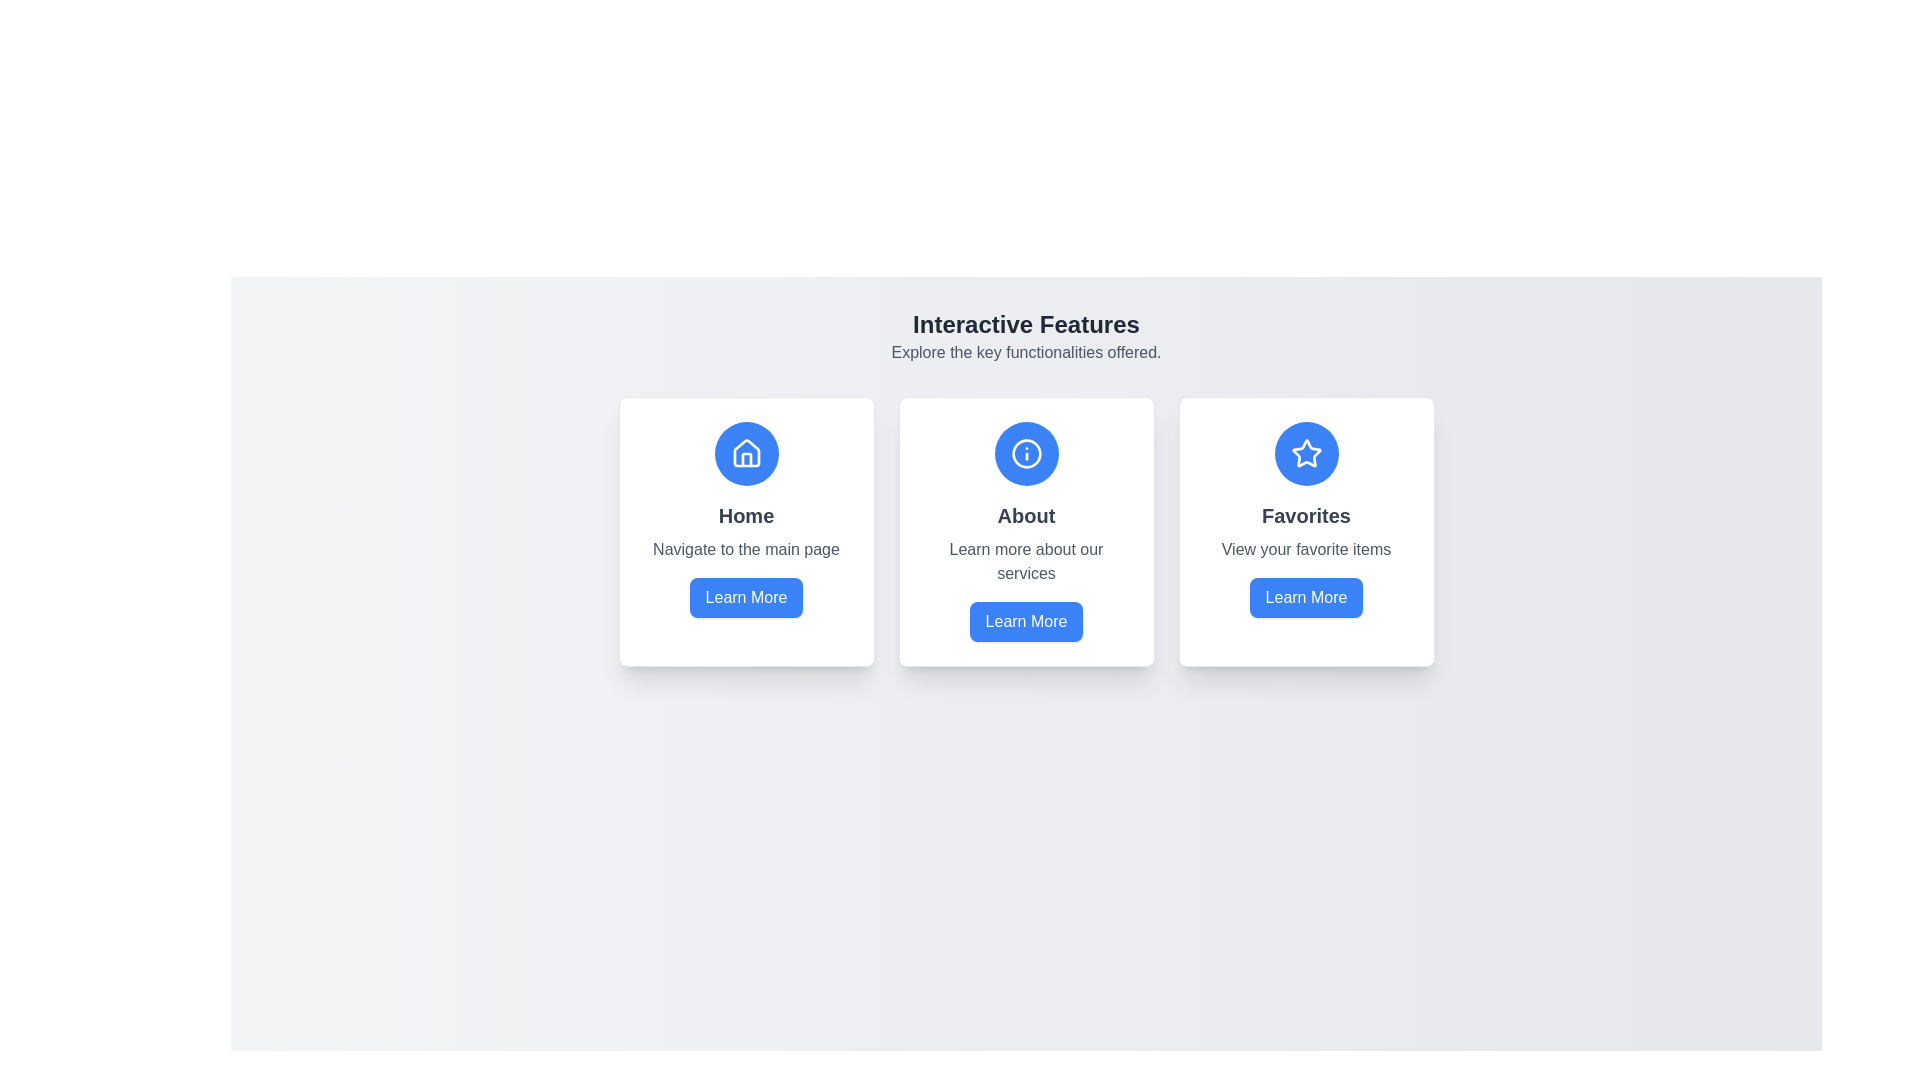  I want to click on text label indicating 'Favorites' located in the center card of the three-card layout, positioned below the blue circular star icon, so click(1306, 515).